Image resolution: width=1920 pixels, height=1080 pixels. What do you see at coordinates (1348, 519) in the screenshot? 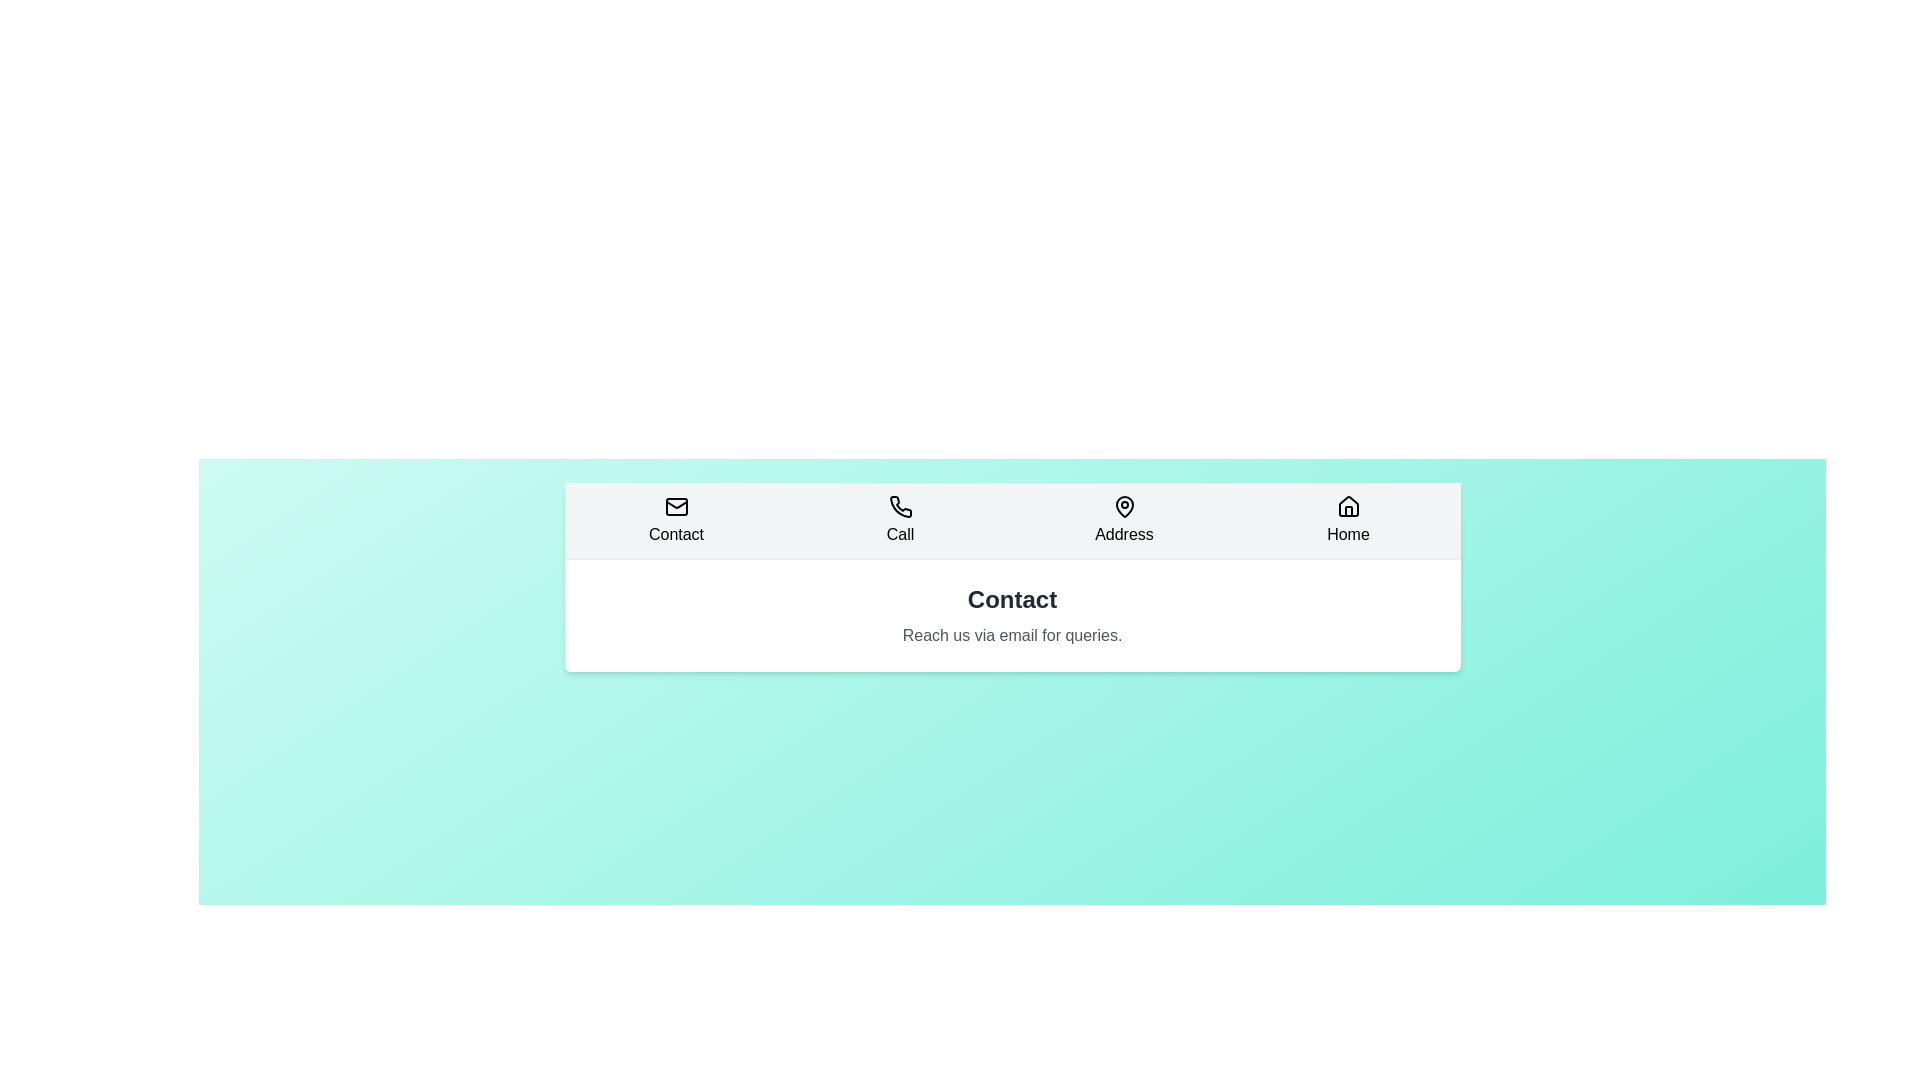
I see `the tab labeled Home` at bounding box center [1348, 519].